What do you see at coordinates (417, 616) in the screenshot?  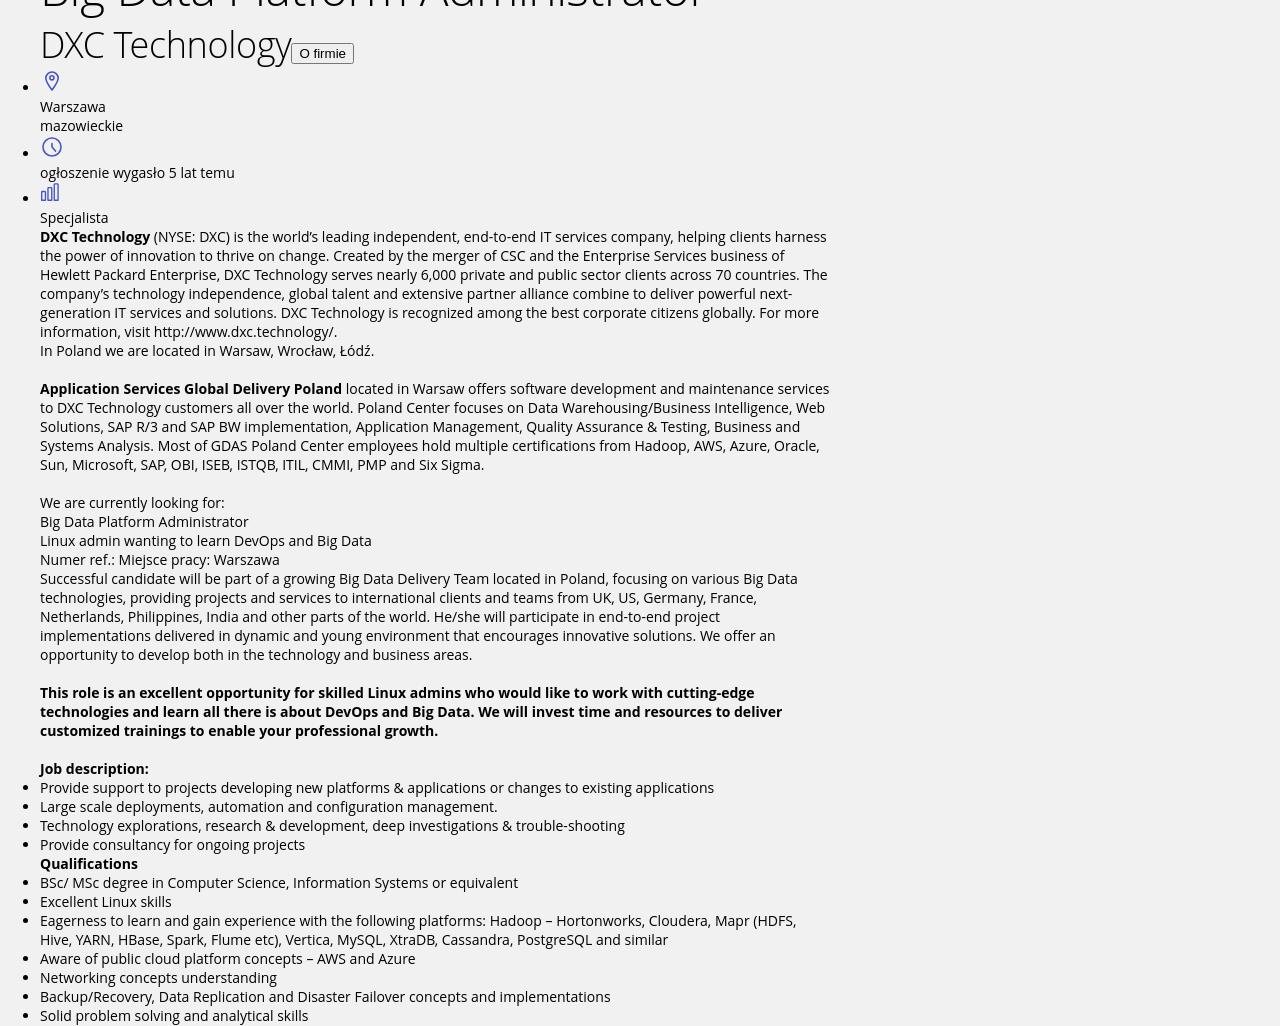 I see `'Successful candidate will be part of a growing Big Data Delivery Team located in Poland, focusing on various Big Data technologies, providing projects and services to international clients and teams from UK, US, Germany, France, Netherlands, Philippines, India and other parts of the world. He/she will participate in end-to-end project implementations delivered in dynamic and young environment that encourages innovative solutions. We offer an opportunity to develop both in the technology and business areas.'` at bounding box center [417, 616].